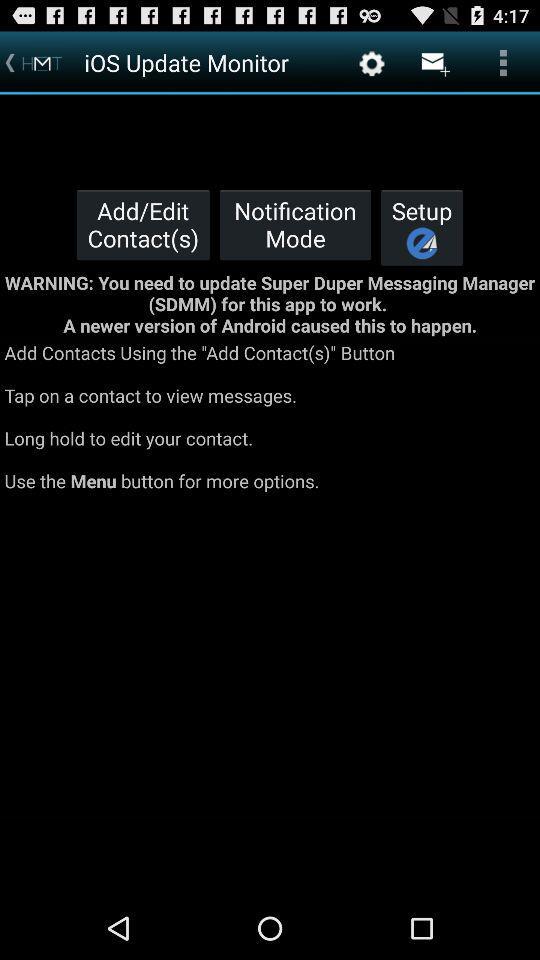 Image resolution: width=540 pixels, height=960 pixels. Describe the element at coordinates (421, 227) in the screenshot. I see `the icon to the right of the notification` at that location.